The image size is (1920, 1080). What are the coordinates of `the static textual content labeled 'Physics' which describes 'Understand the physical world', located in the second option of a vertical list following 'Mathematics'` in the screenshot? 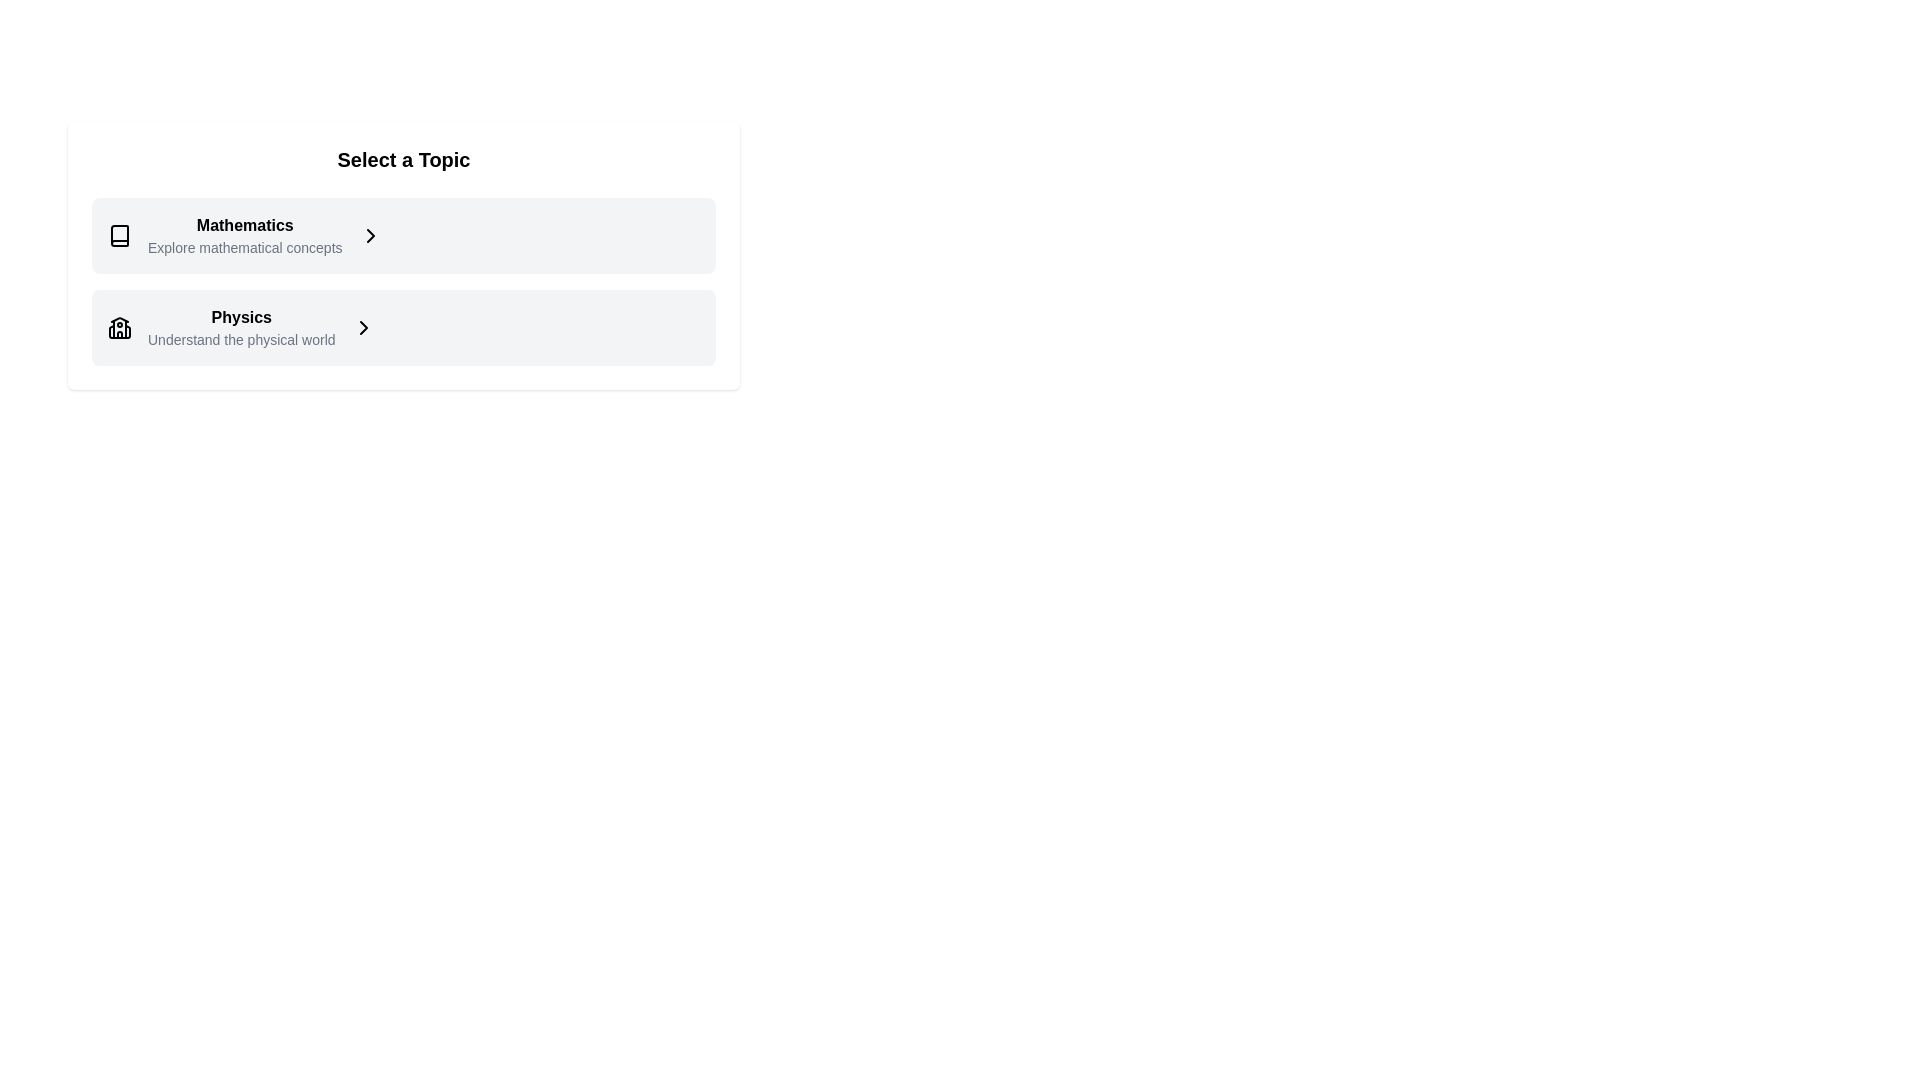 It's located at (240, 326).